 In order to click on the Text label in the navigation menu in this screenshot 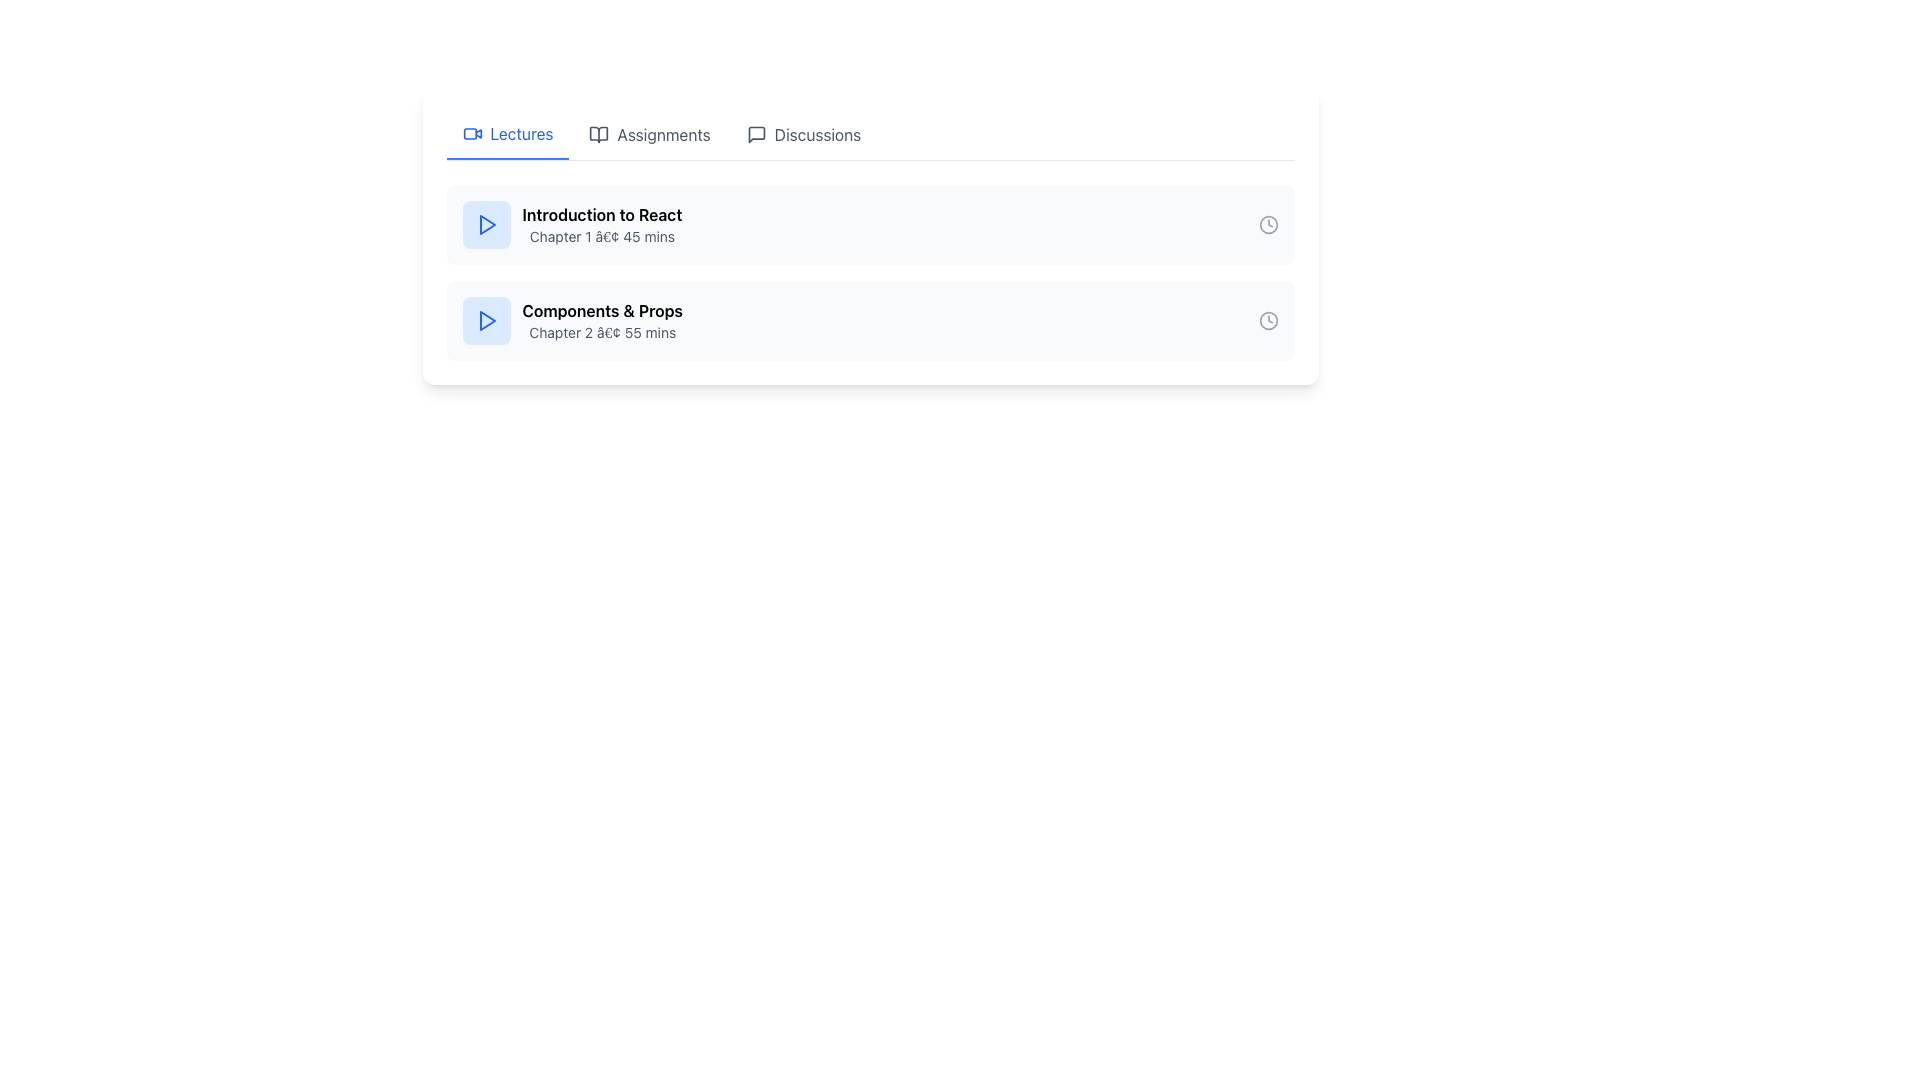, I will do `click(817, 135)`.